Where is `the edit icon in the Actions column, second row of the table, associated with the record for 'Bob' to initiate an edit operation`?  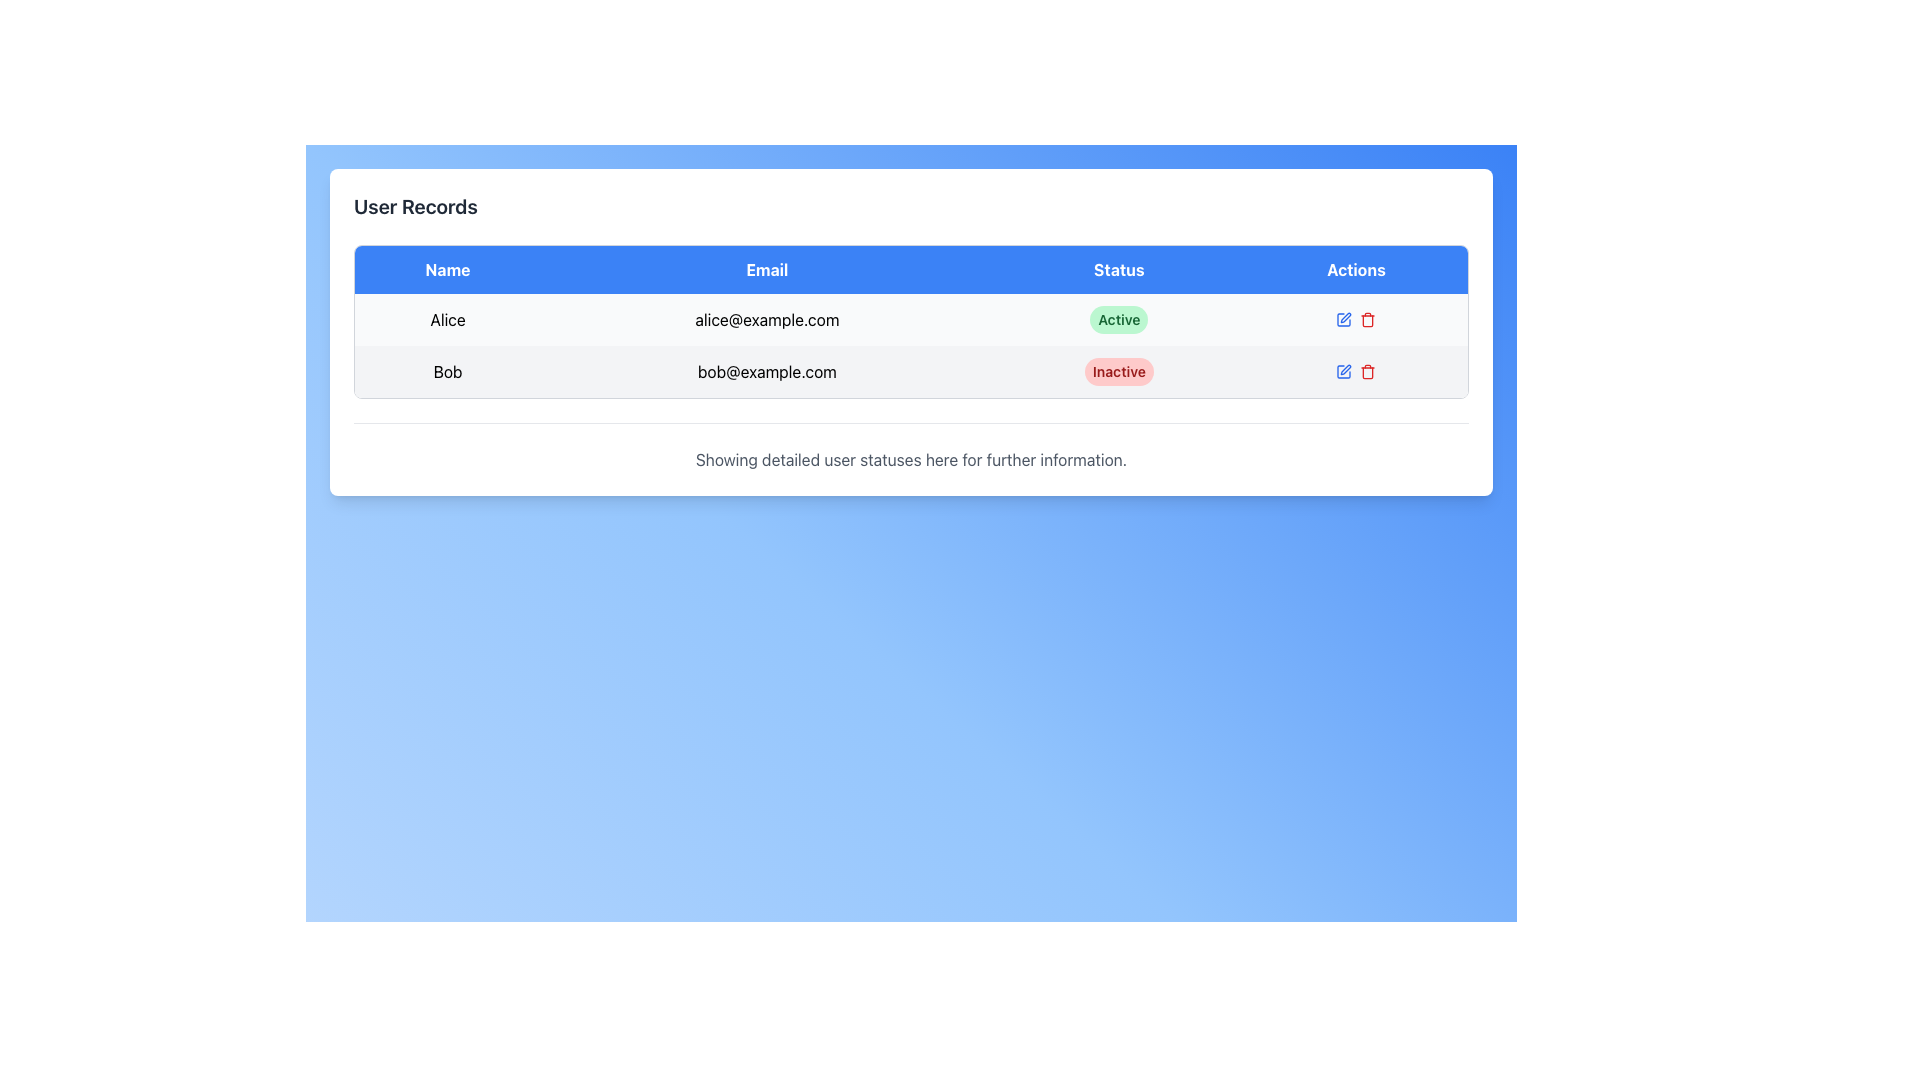
the edit icon in the Actions column, second row of the table, associated with the record for 'Bob' to initiate an edit operation is located at coordinates (1346, 316).